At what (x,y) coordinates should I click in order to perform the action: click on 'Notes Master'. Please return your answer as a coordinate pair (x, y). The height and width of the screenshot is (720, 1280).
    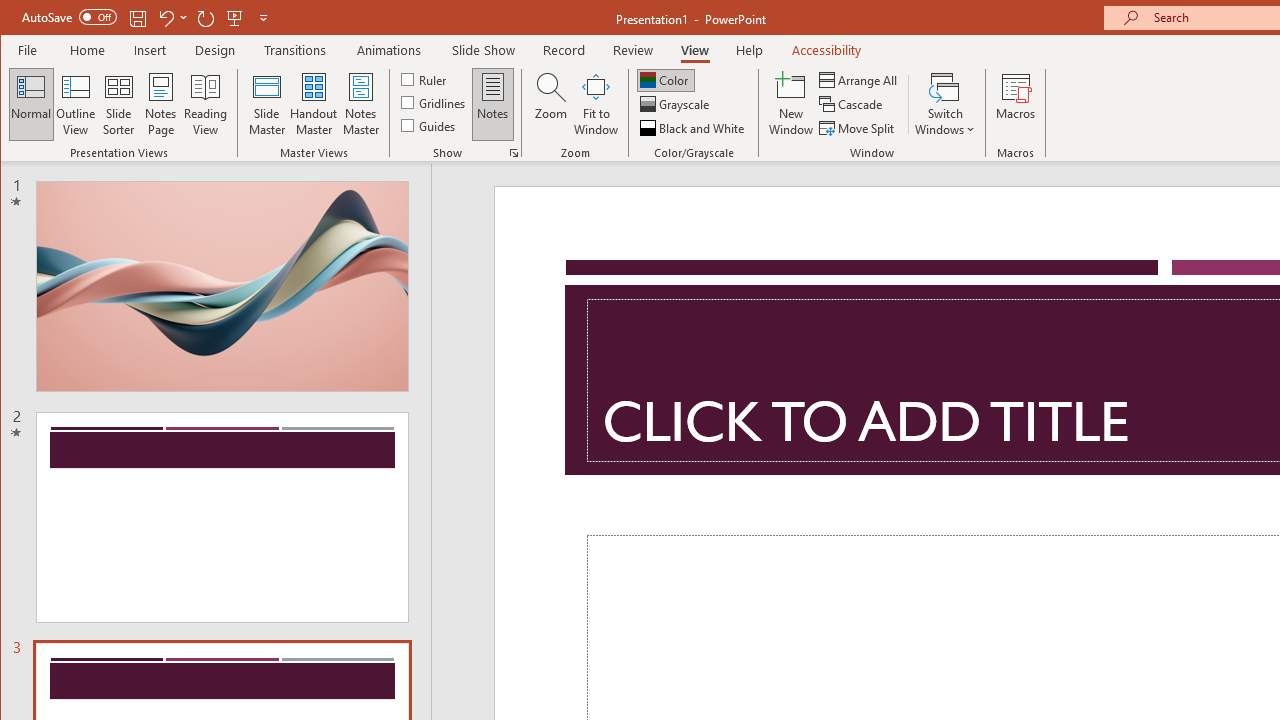
    Looking at the image, I should click on (360, 104).